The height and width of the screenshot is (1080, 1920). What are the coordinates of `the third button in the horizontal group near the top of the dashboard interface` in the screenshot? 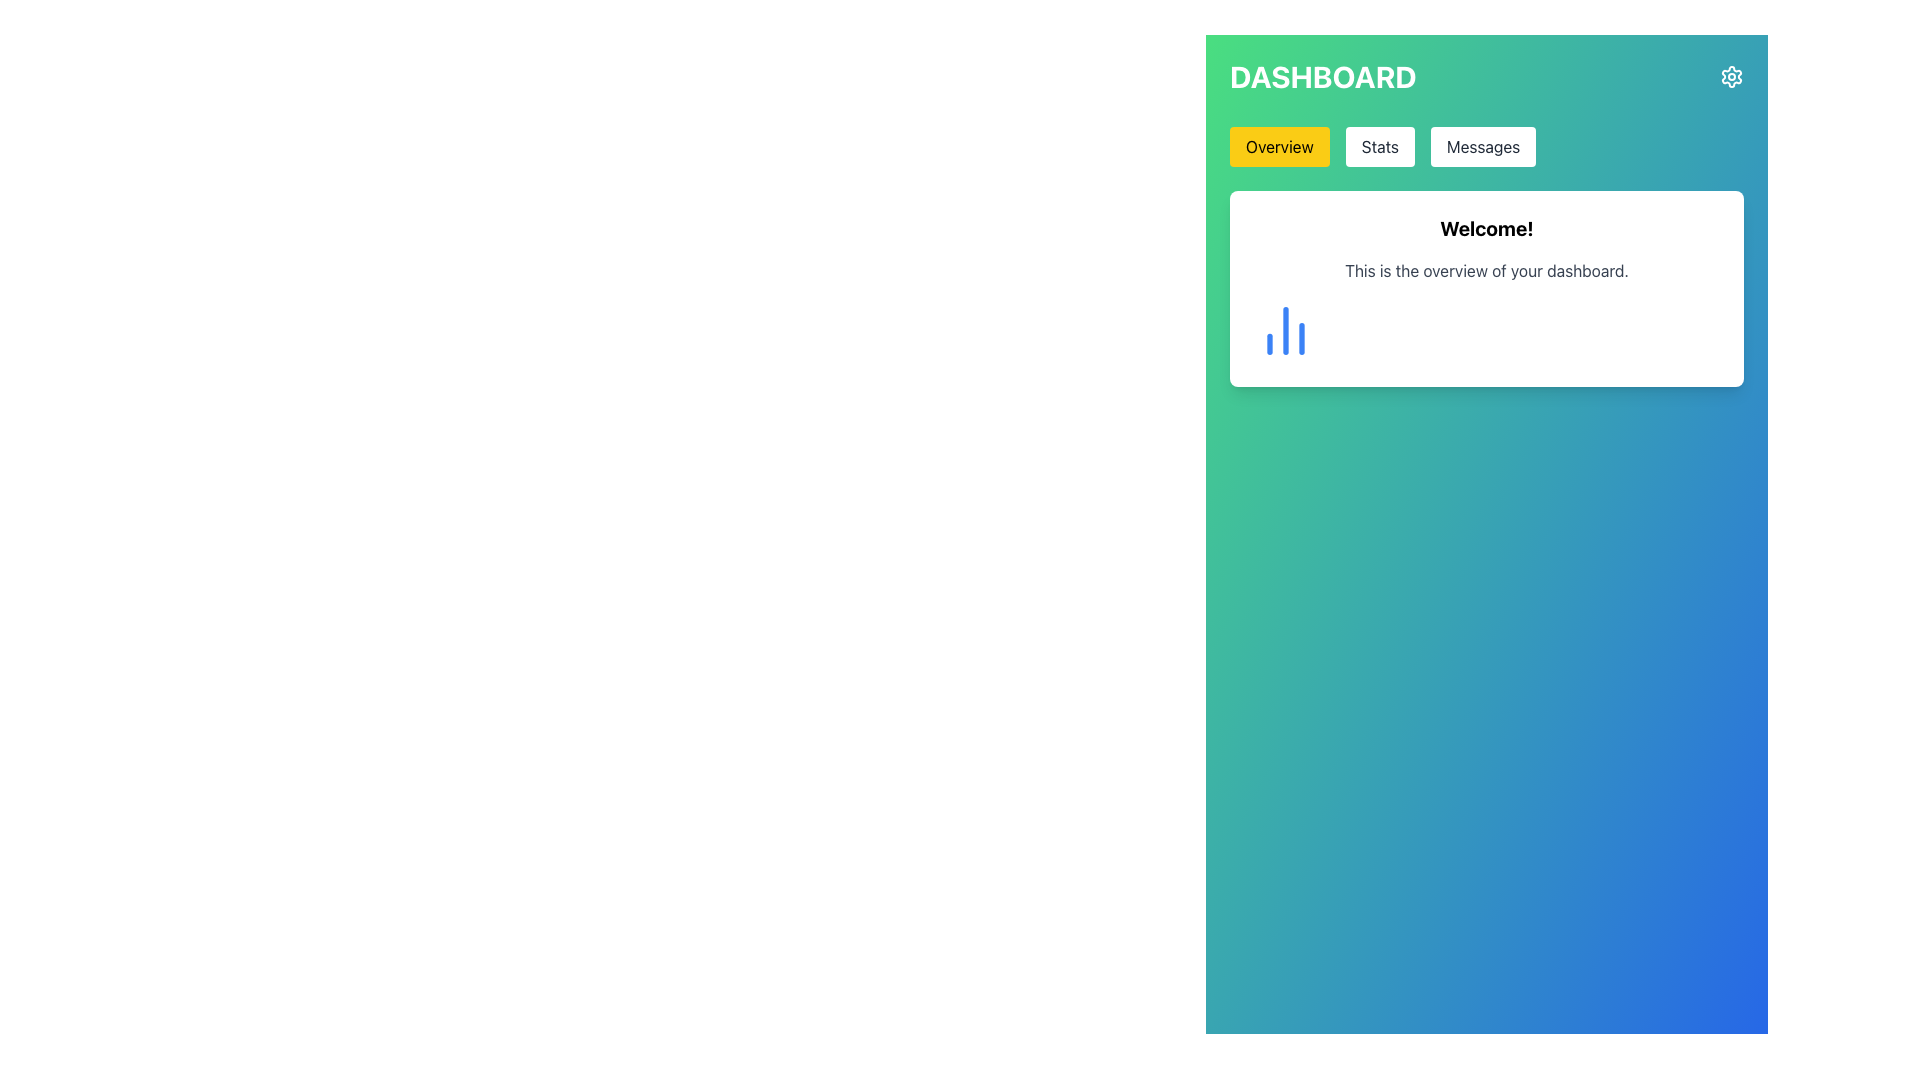 It's located at (1483, 145).